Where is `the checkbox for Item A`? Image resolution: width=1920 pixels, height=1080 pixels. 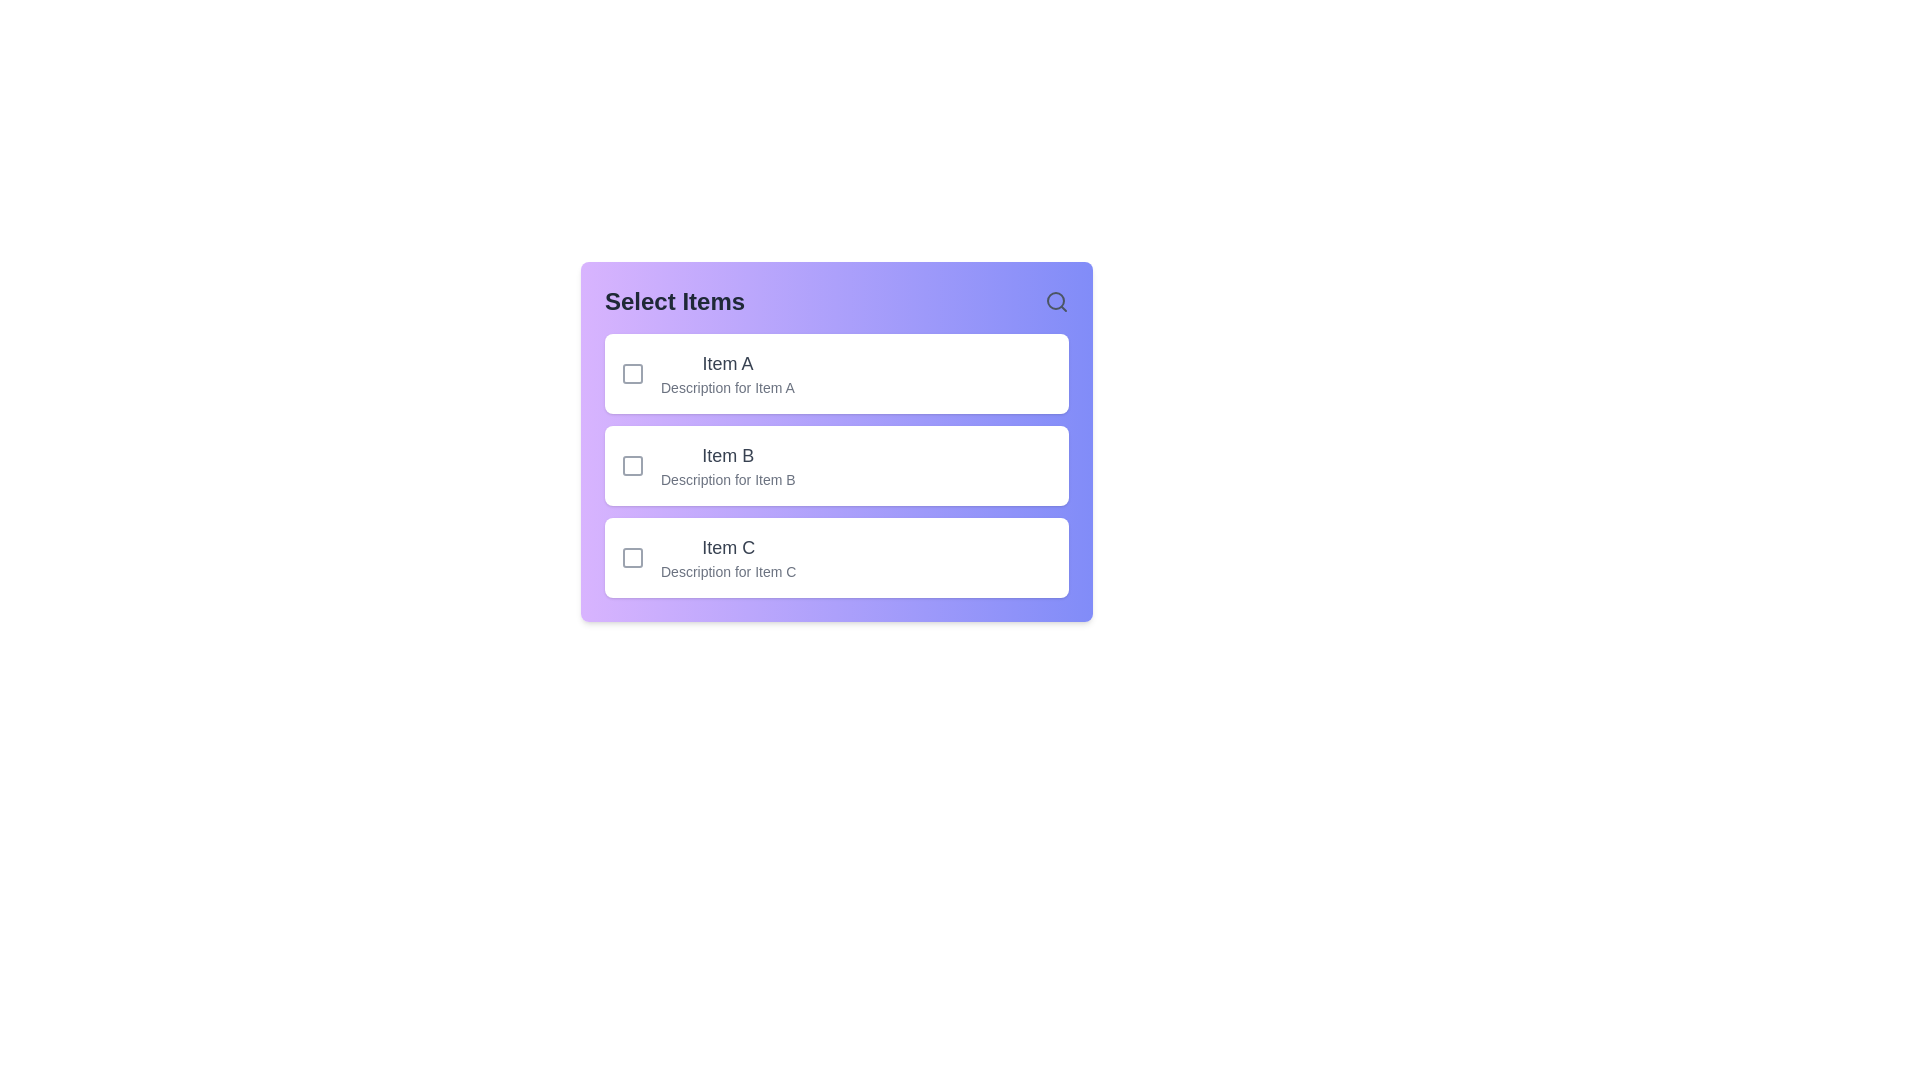
the checkbox for Item A is located at coordinates (632, 374).